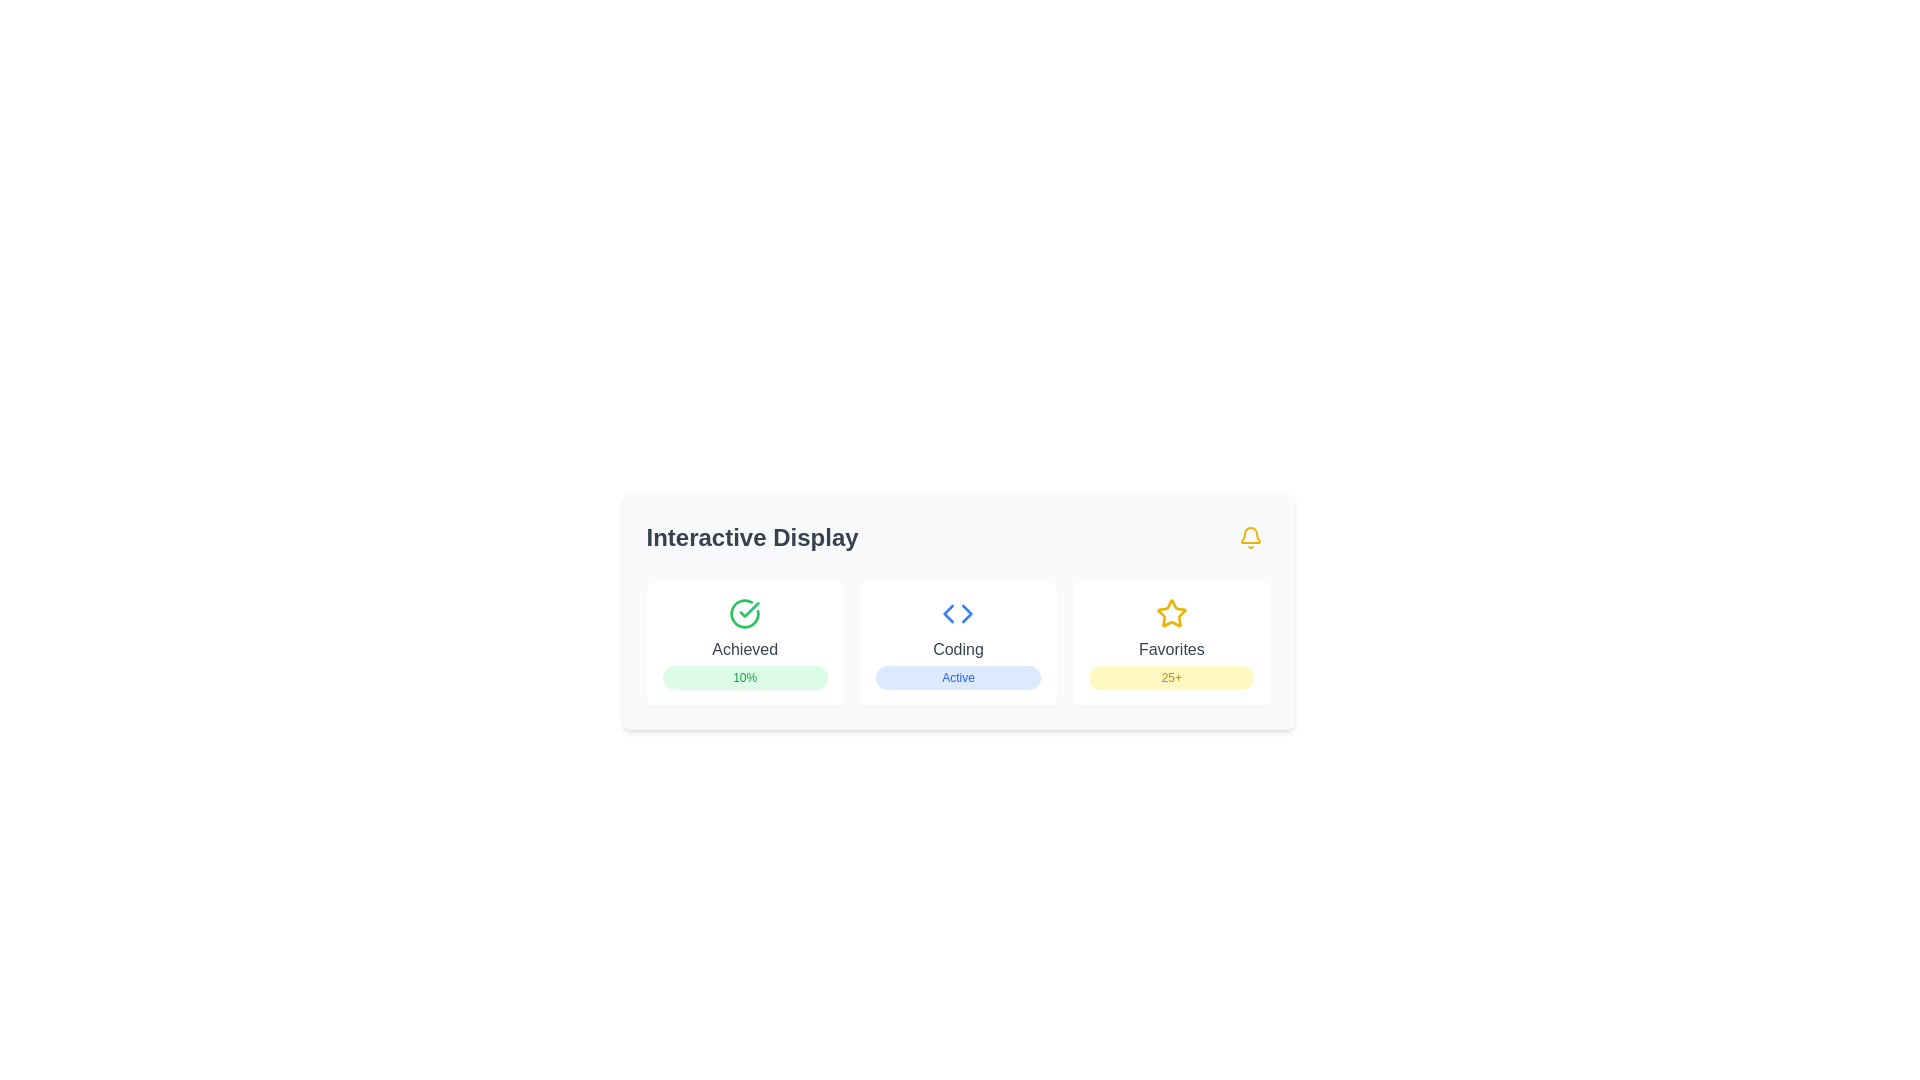  What do you see at coordinates (751, 536) in the screenshot?
I see `text content of the prominent label displaying 'Interactive Display', which is styled in larger bold dark gray font at the top-left corner of the card interface` at bounding box center [751, 536].